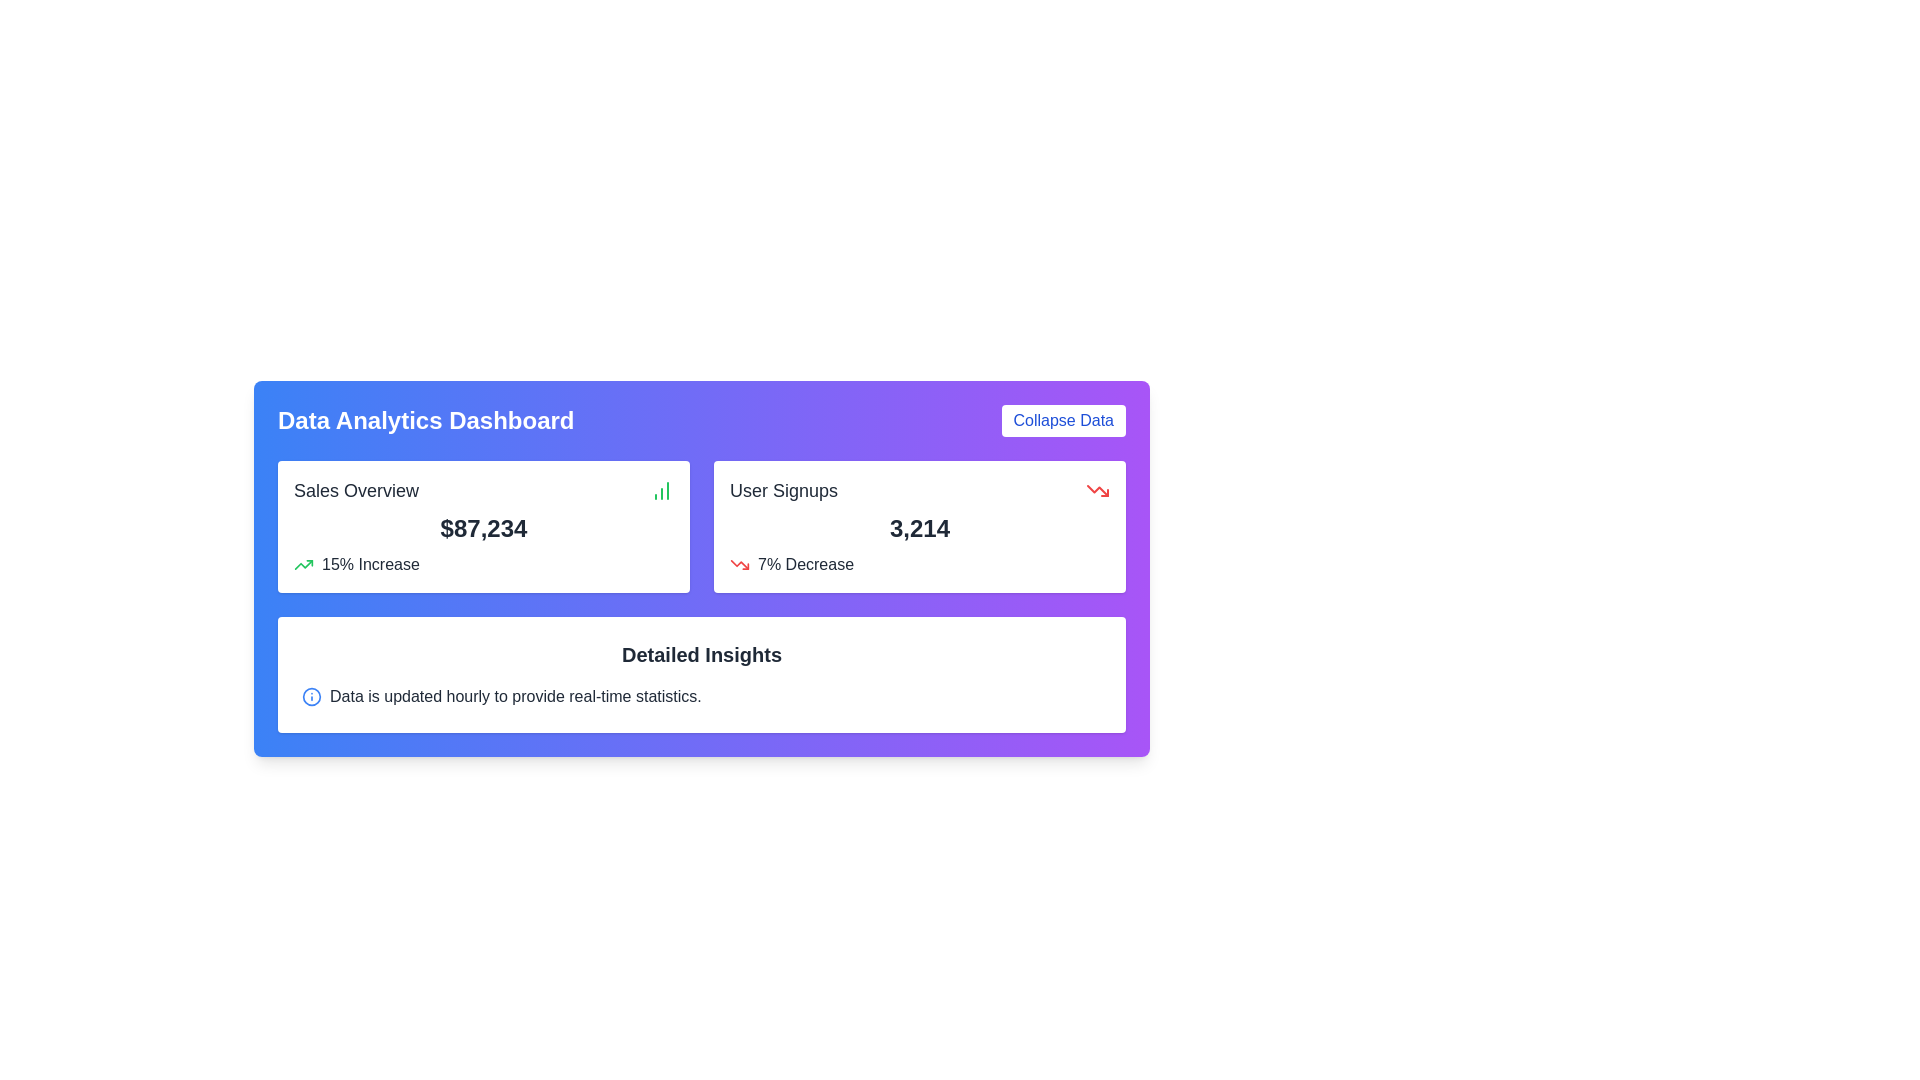 Image resolution: width=1920 pixels, height=1080 pixels. I want to click on the text label displaying '15% Increase' located in the 'Sales Overview' section of the dashboard, which is styled in bold and positioned to the right of a green trending-up icon, so click(370, 564).